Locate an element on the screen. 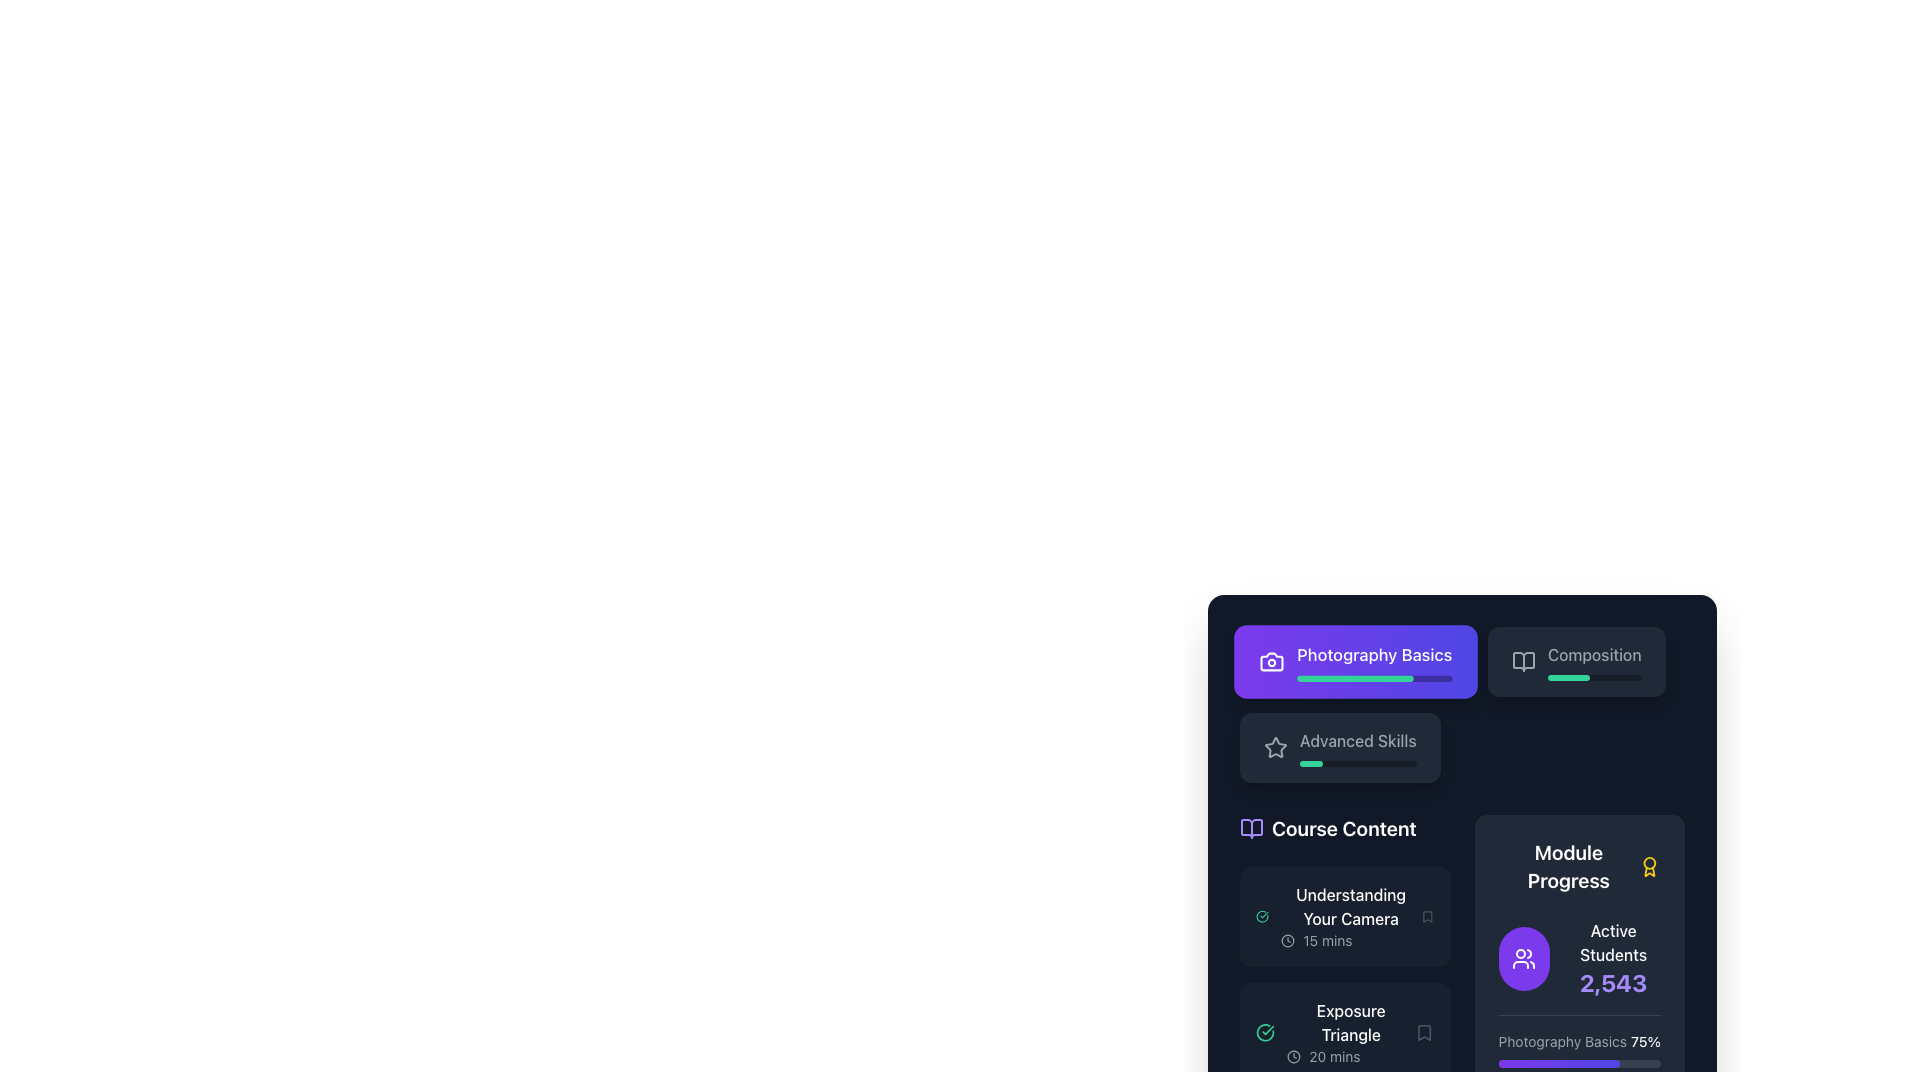  the text label that serves as a heading for the progress tracking module, located on the right side of the interface is located at coordinates (1567, 866).